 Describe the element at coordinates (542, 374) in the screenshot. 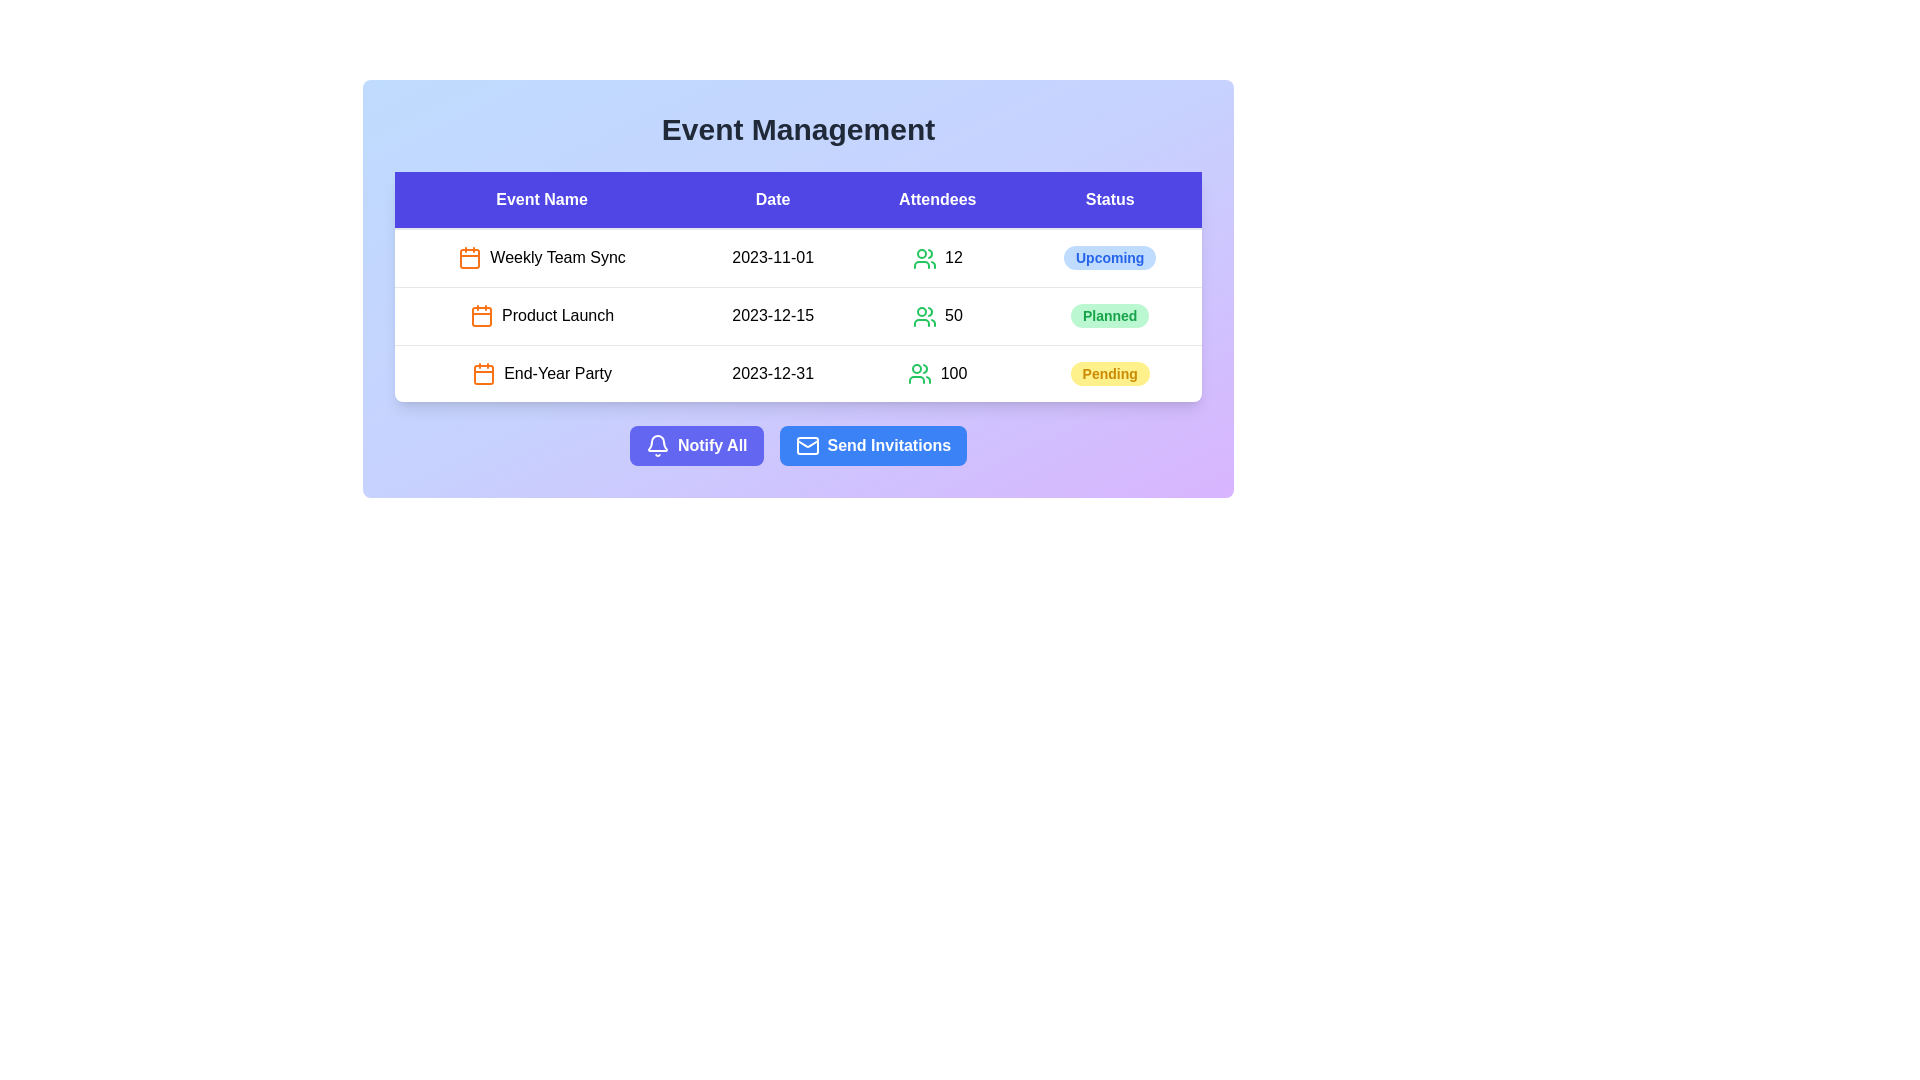

I see `the row corresponding to the event 'End-Year Party' to view its details` at that location.